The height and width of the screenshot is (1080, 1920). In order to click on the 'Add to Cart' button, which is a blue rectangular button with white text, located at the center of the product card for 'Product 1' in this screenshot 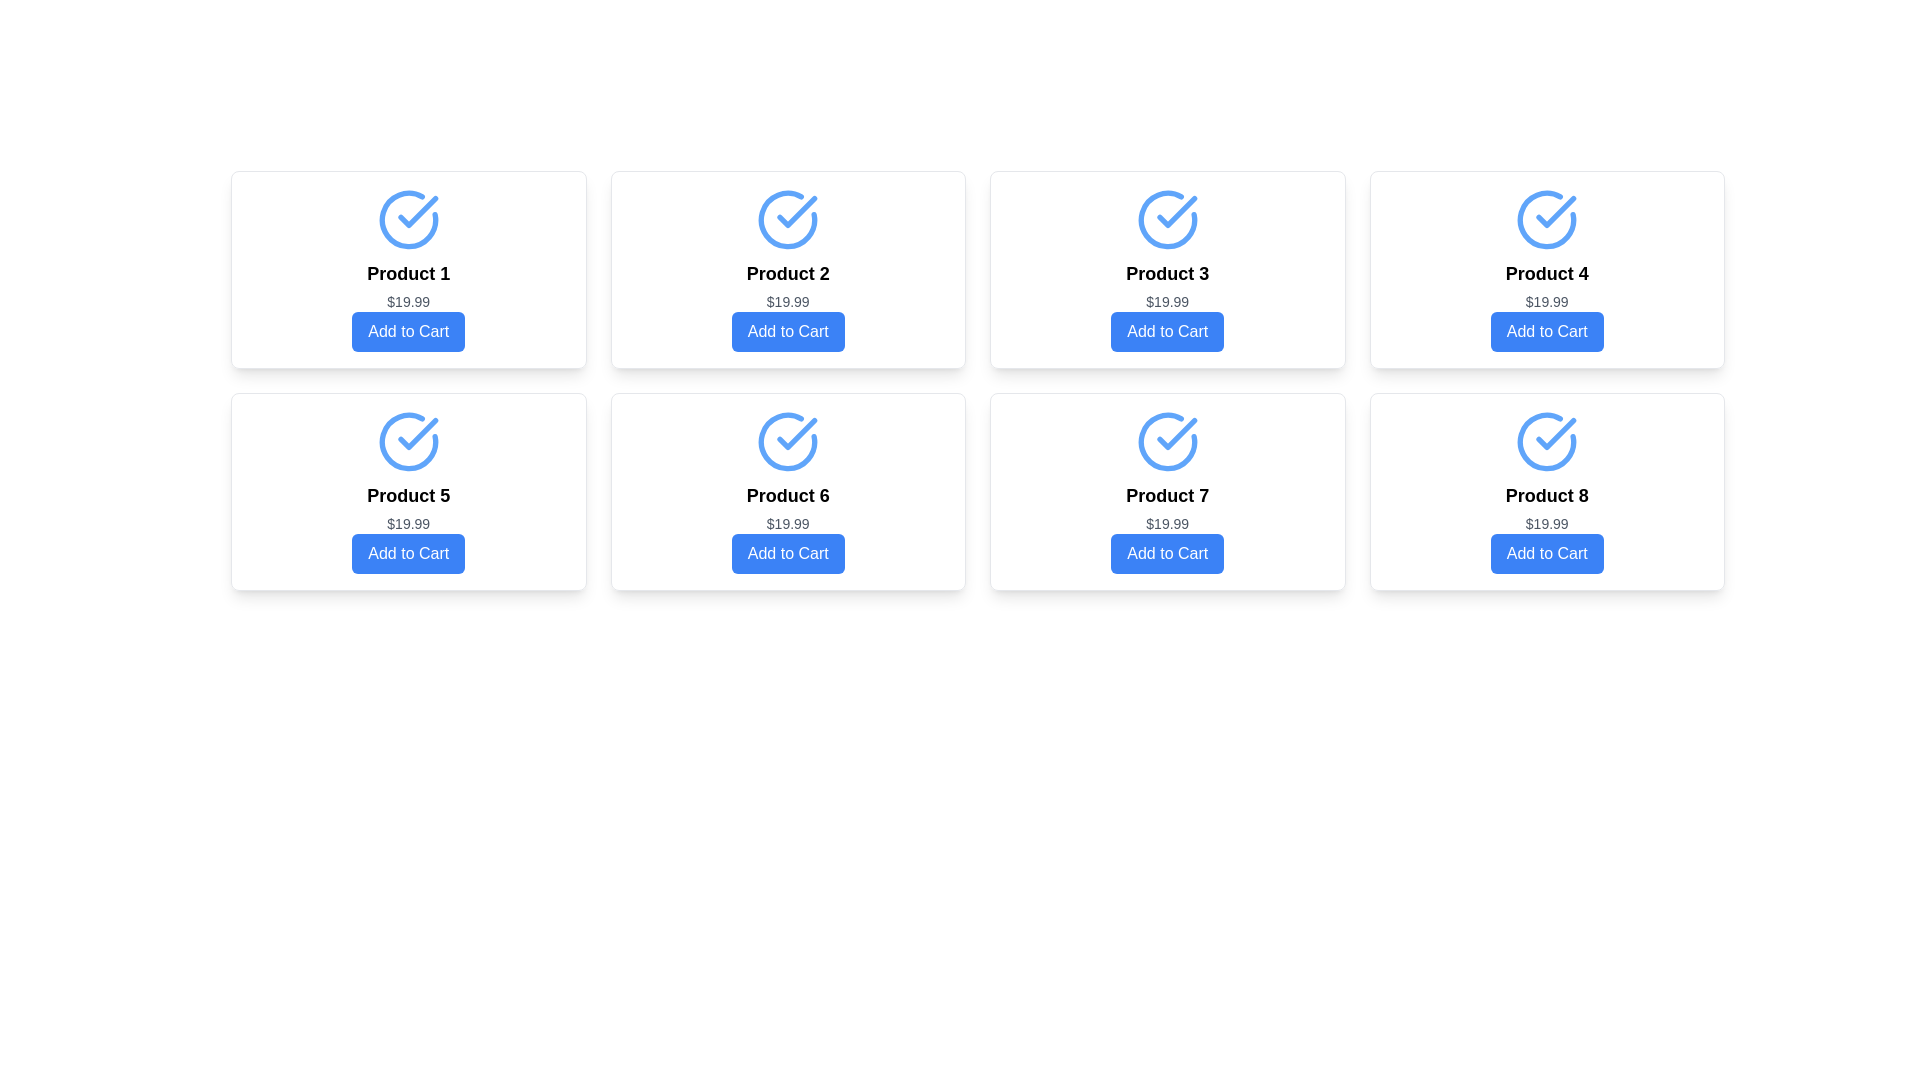, I will do `click(407, 330)`.